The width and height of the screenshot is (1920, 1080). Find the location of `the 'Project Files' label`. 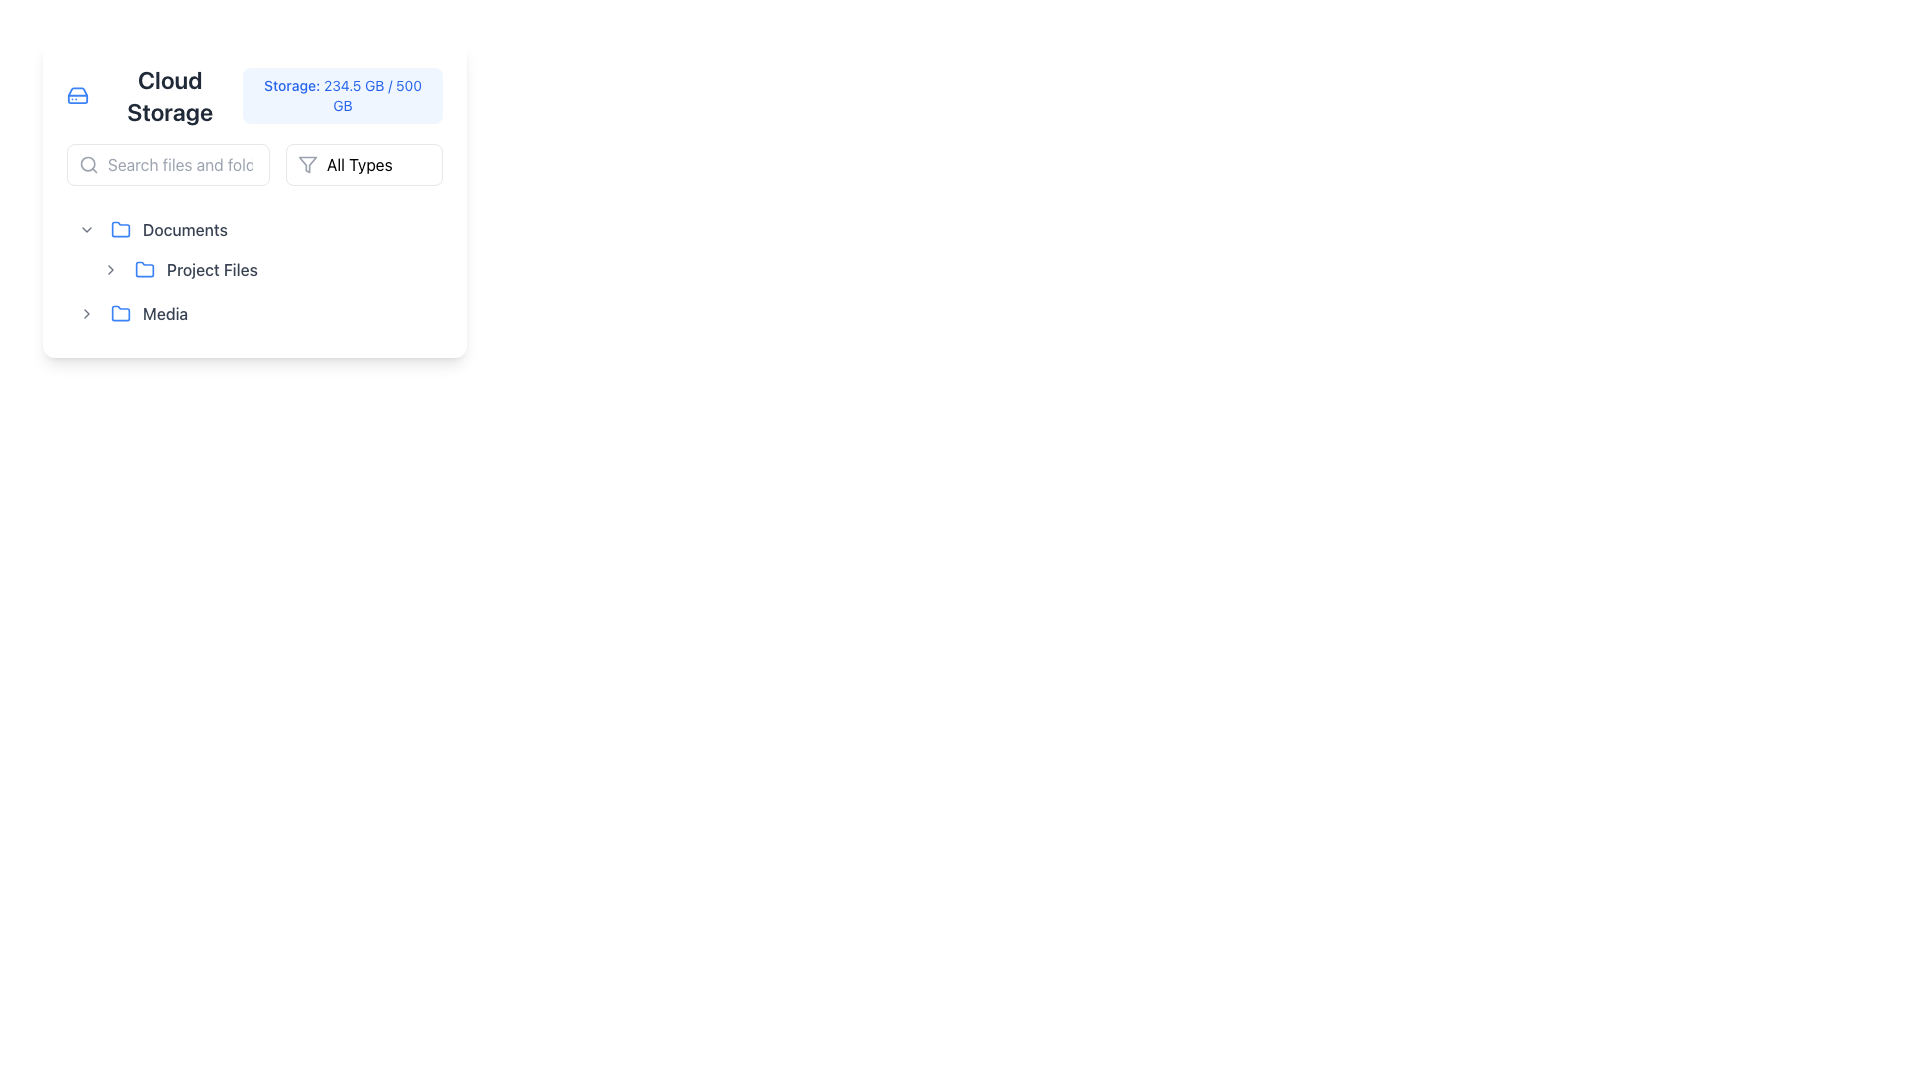

the 'Project Files' label is located at coordinates (212, 270).